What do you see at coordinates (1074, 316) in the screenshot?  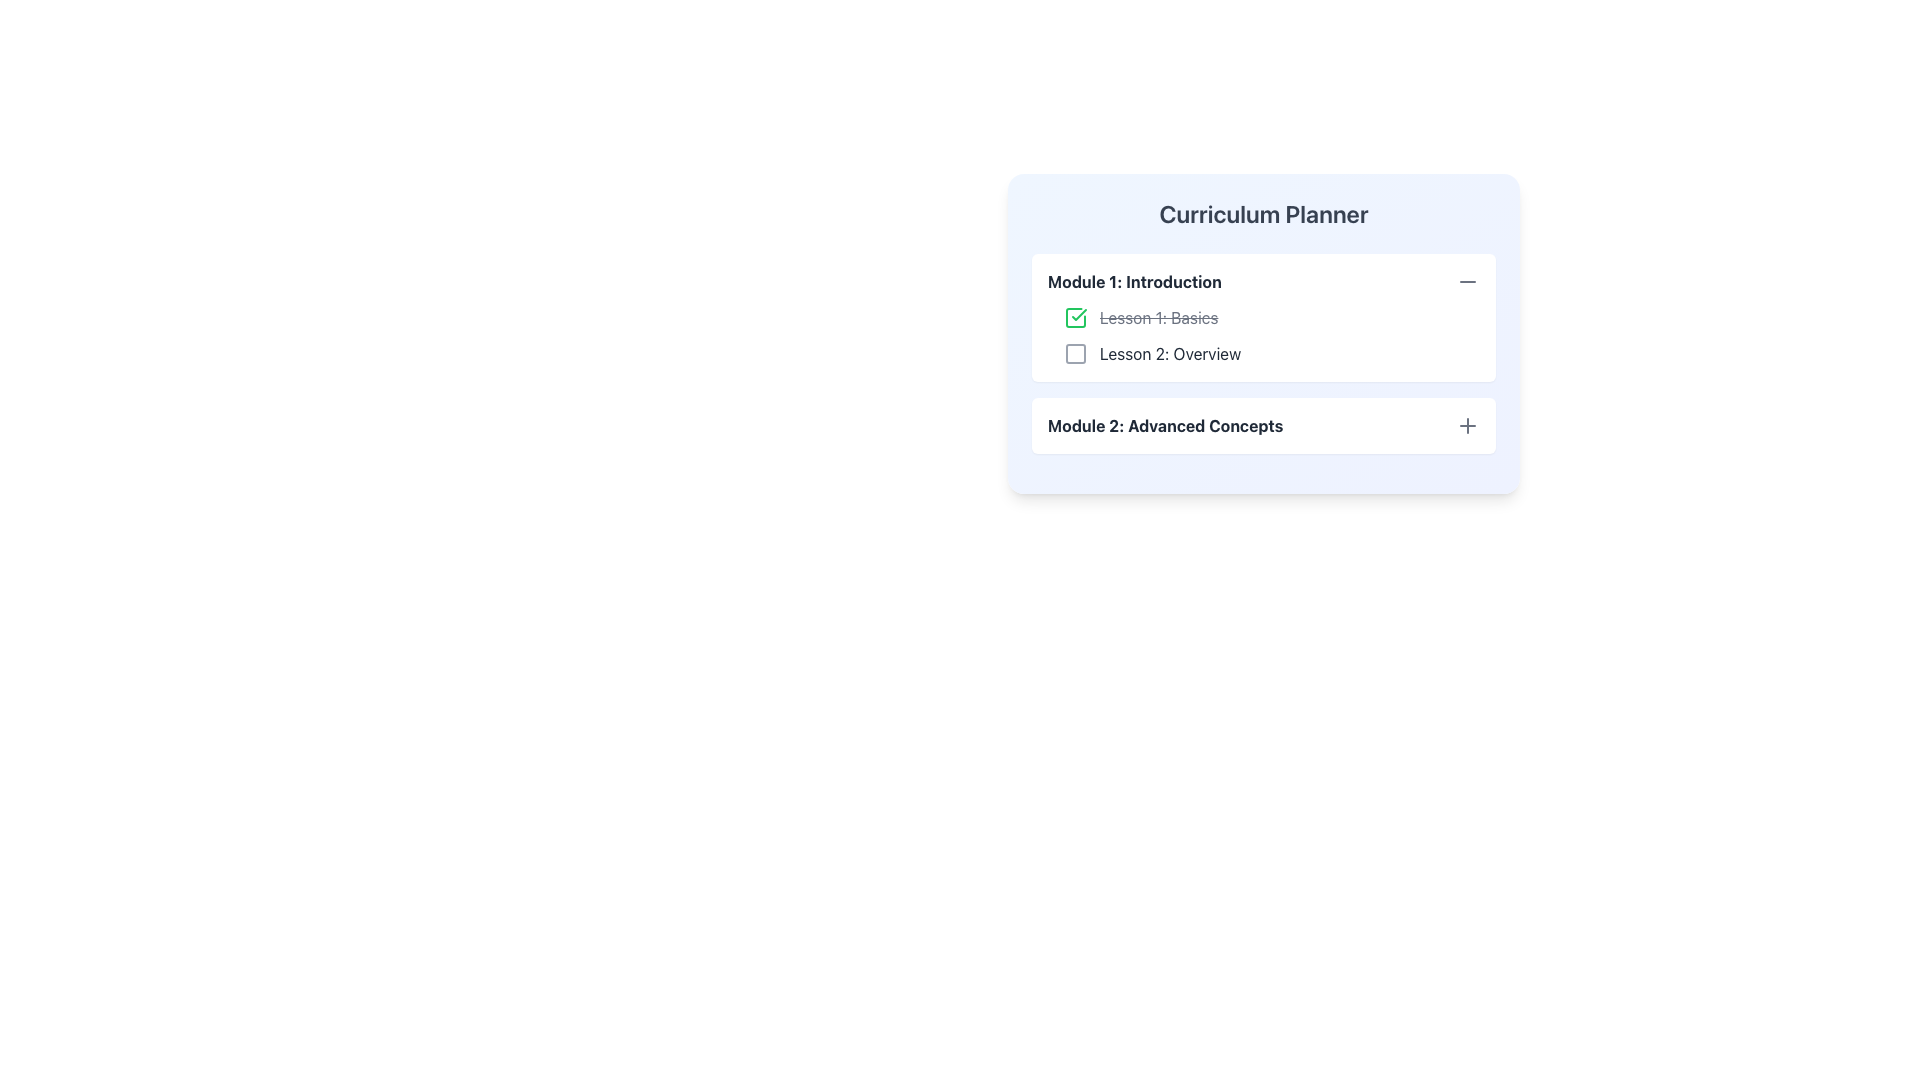 I see `the square-shaped checkbox icon with a green checkmark in the 'Module 1: Introduction' section, located to the left of the 'Lesson 1: Basics' label` at bounding box center [1074, 316].